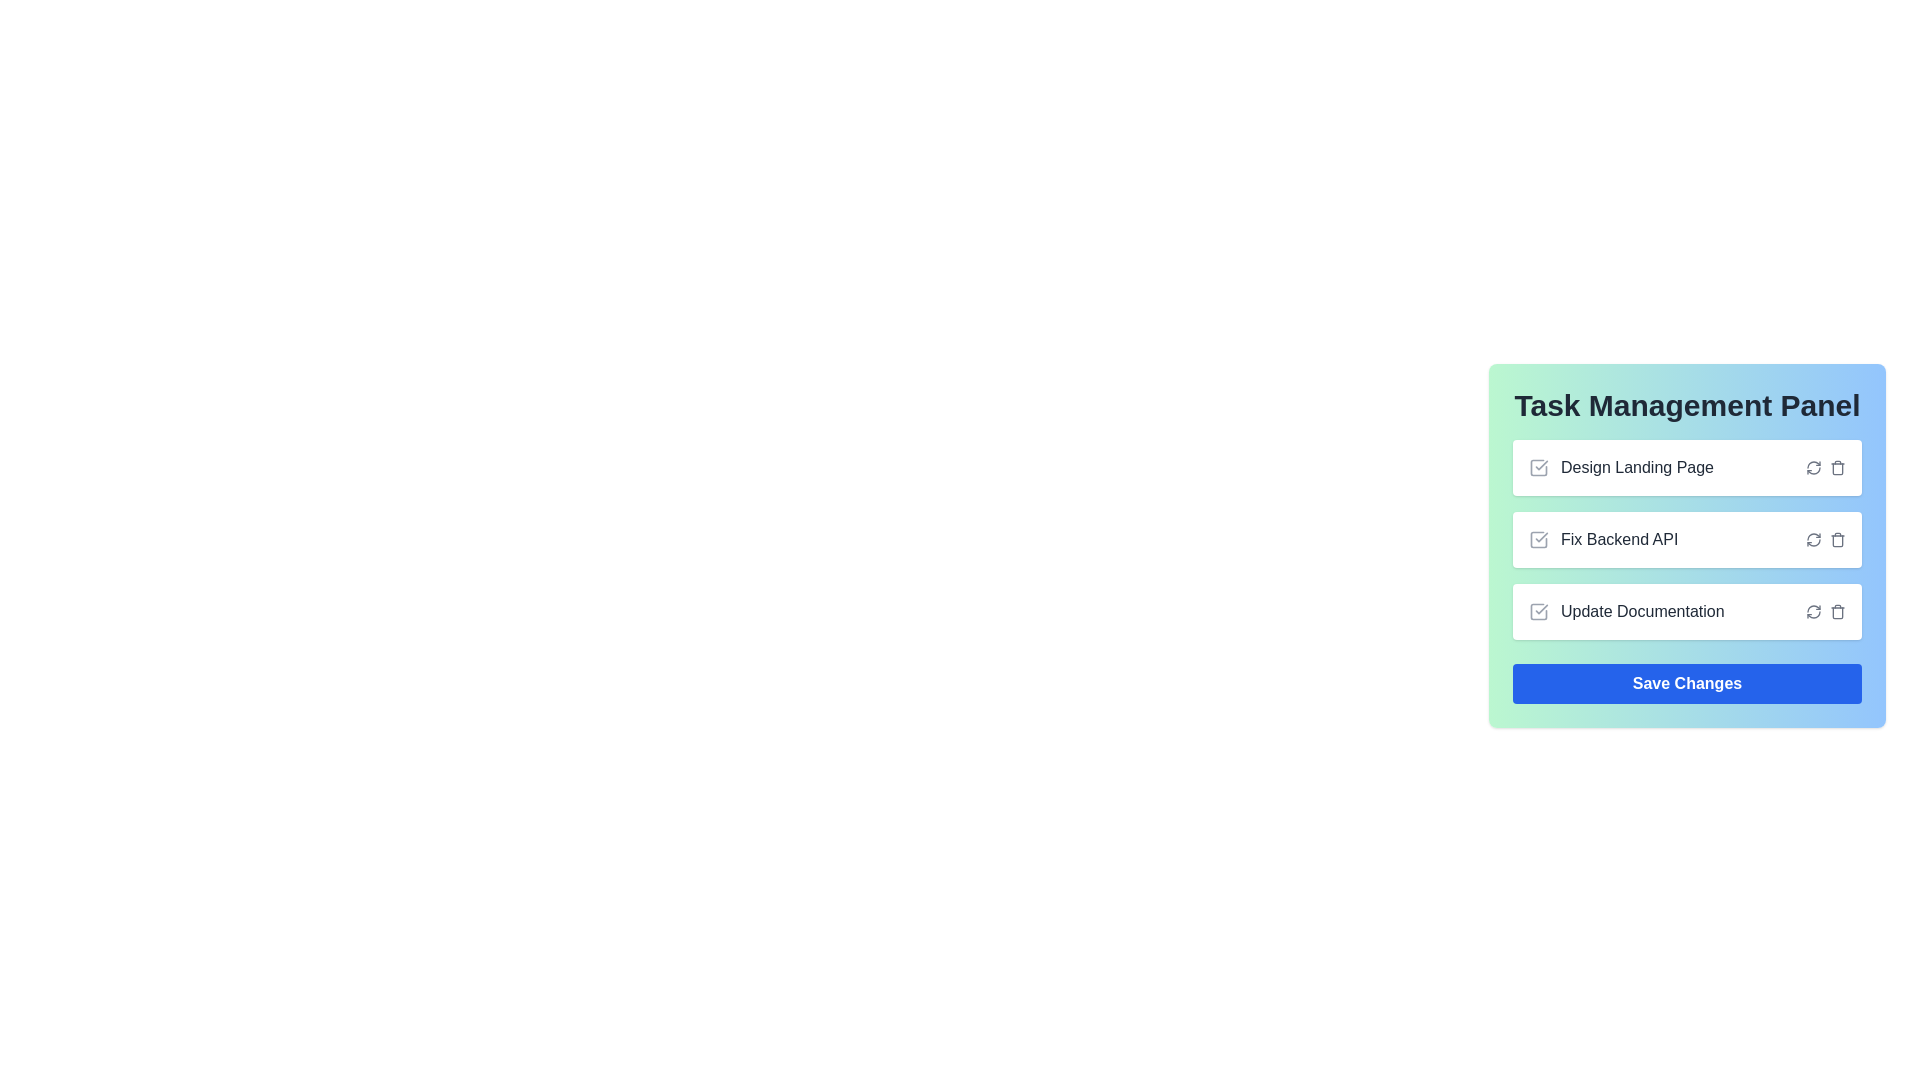 Image resolution: width=1920 pixels, height=1080 pixels. What do you see at coordinates (1603, 540) in the screenshot?
I see `the second task item in the task management list, which is represented by a checkbox` at bounding box center [1603, 540].